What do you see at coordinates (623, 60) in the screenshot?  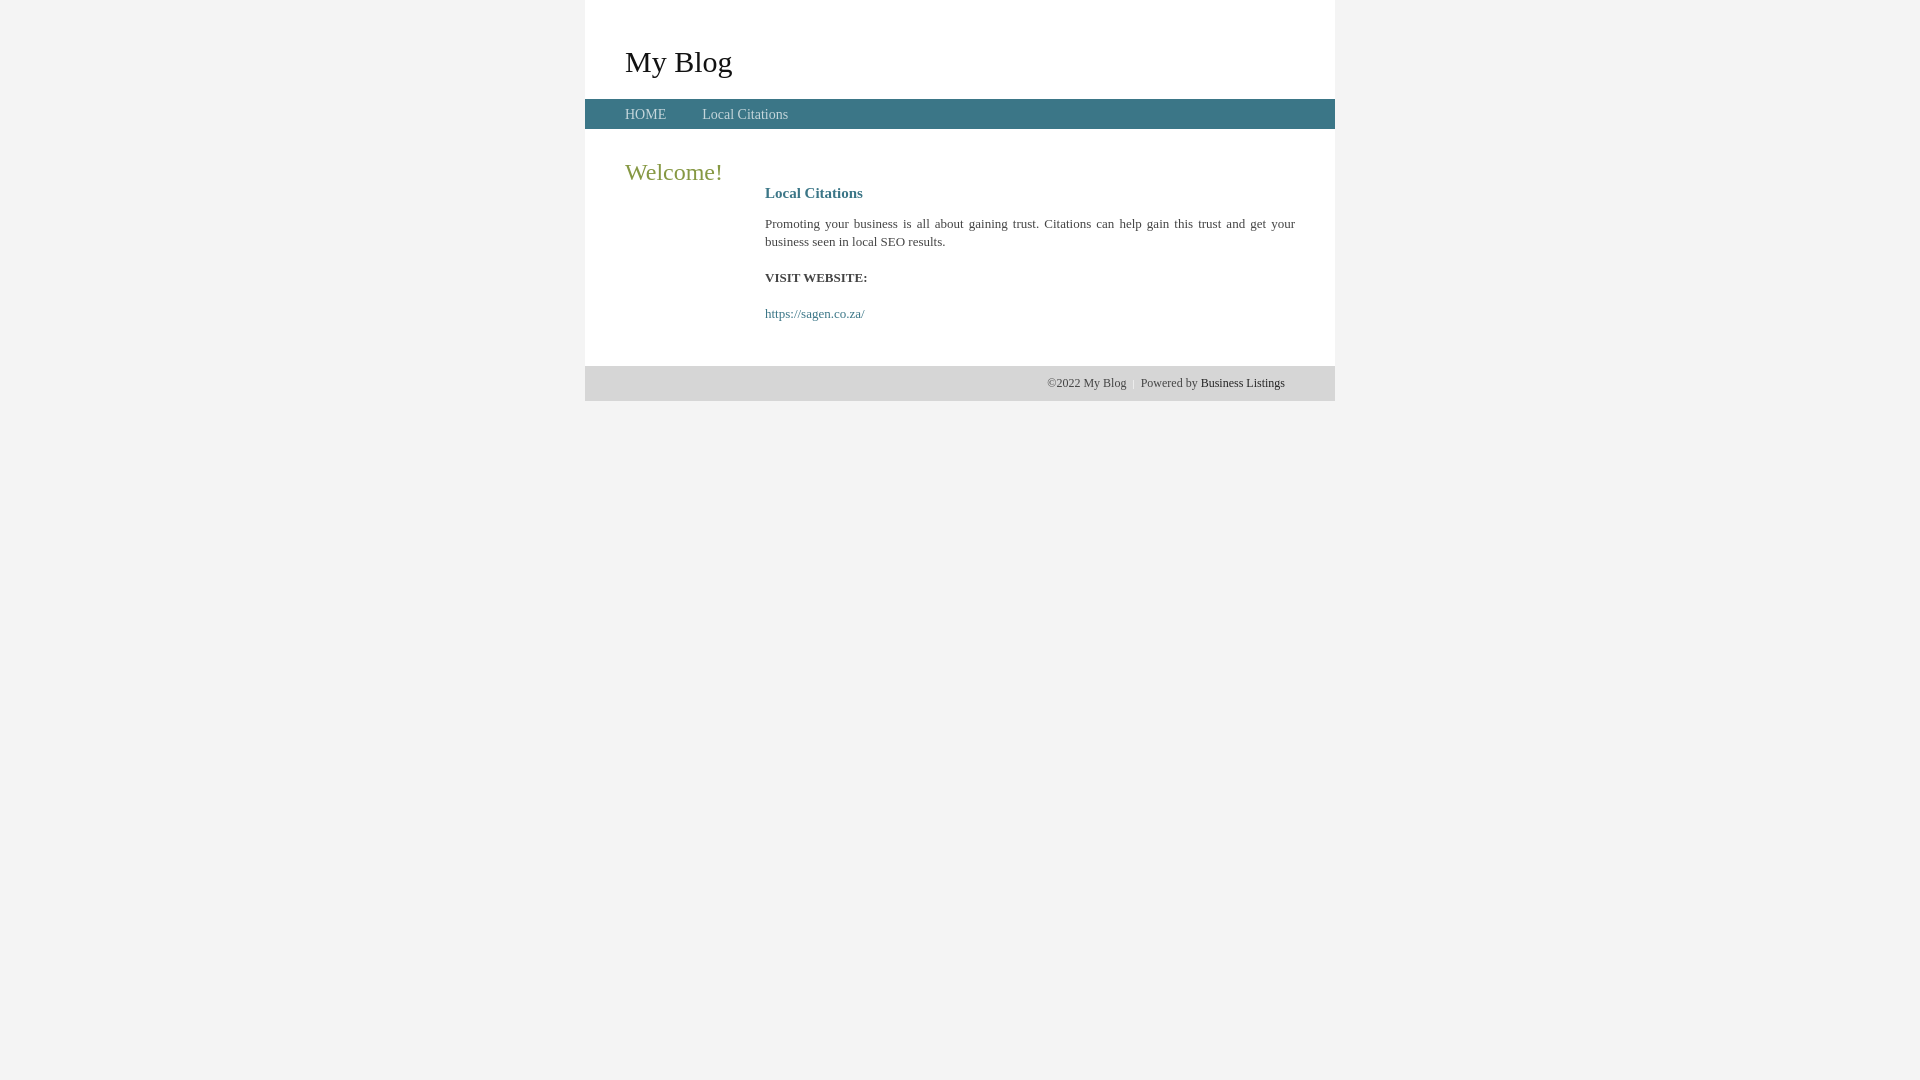 I see `'My Blog'` at bounding box center [623, 60].